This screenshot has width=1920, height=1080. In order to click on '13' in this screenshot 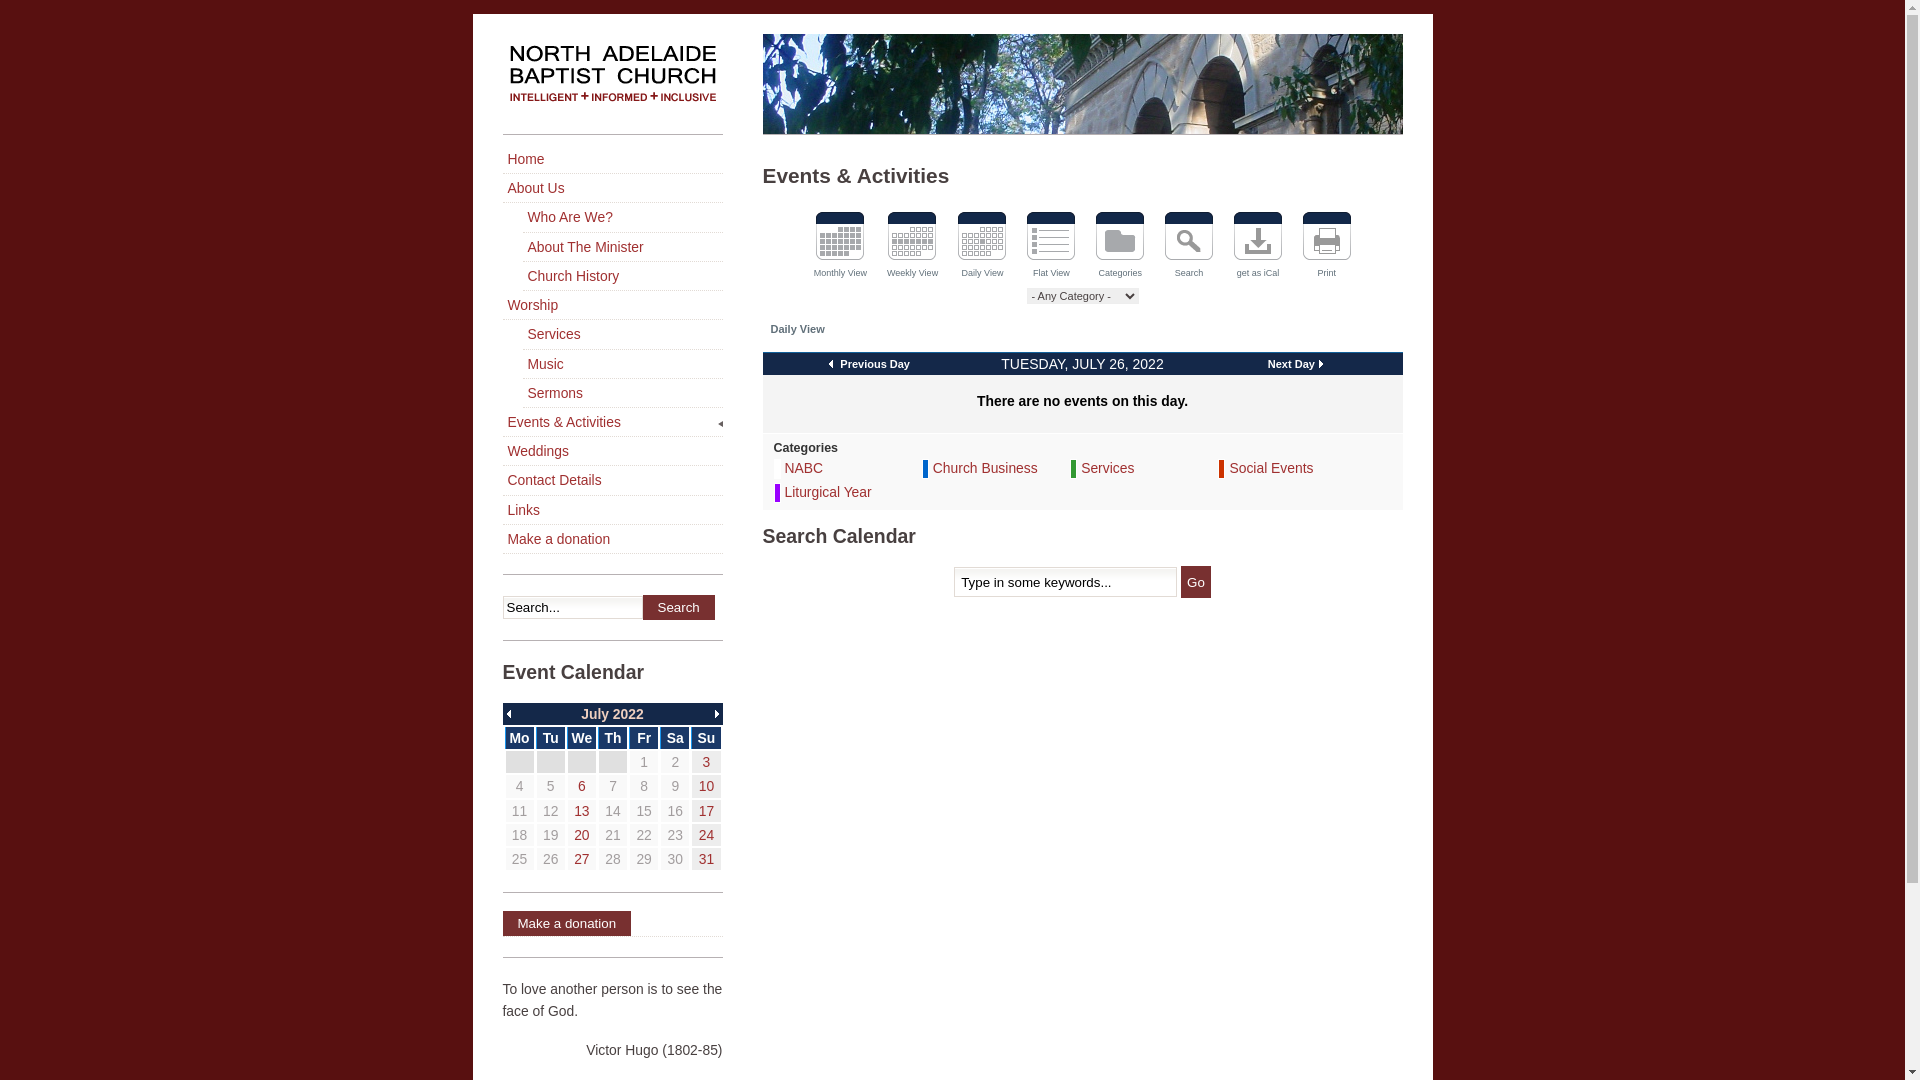, I will do `click(580, 810)`.